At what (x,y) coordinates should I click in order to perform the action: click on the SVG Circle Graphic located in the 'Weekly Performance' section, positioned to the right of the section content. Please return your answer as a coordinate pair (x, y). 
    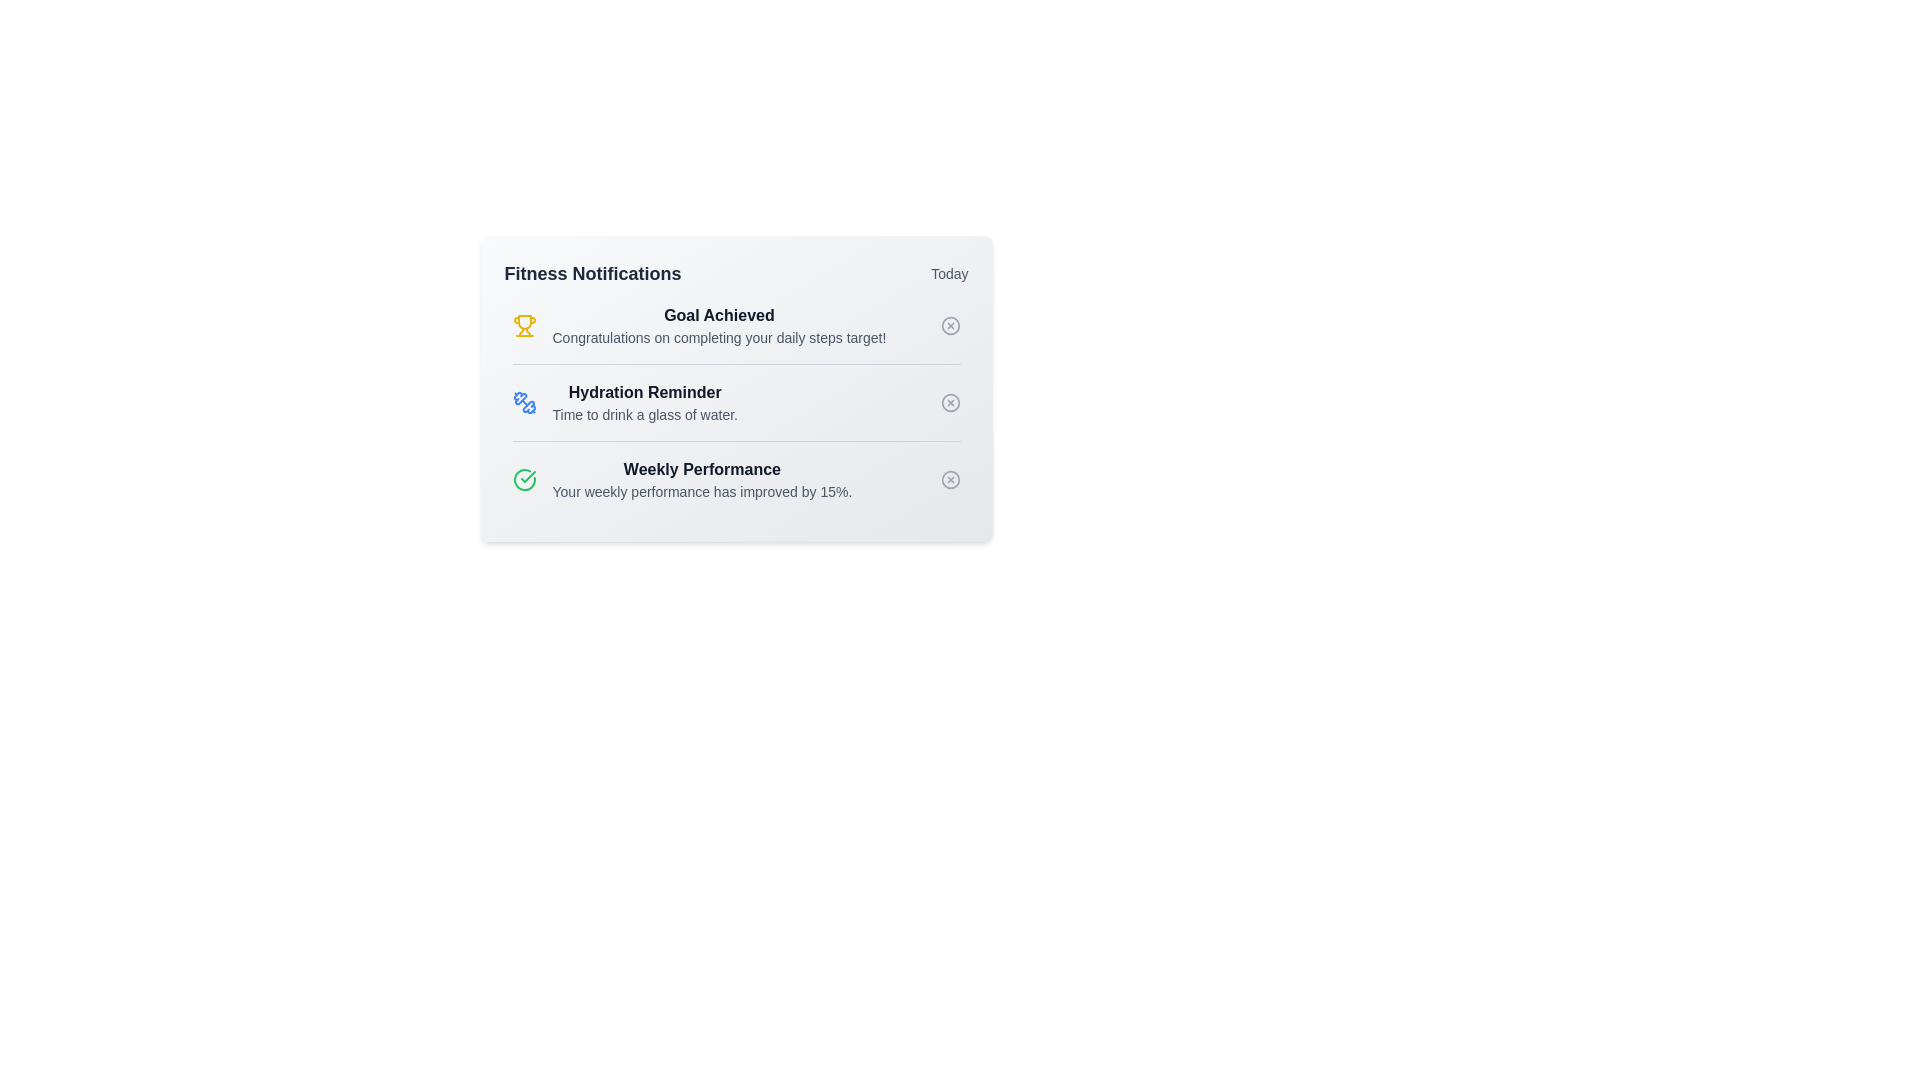
    Looking at the image, I should click on (949, 479).